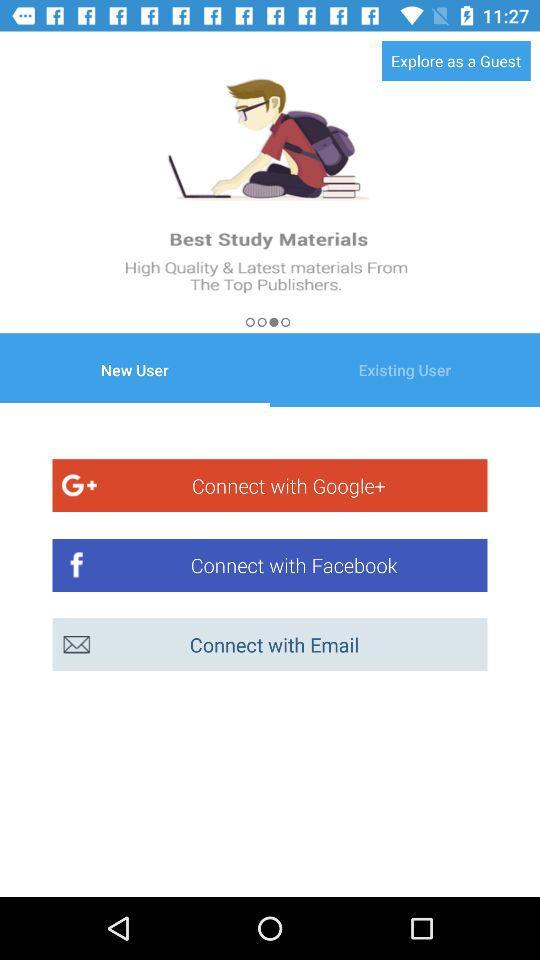  Describe the element at coordinates (456, 59) in the screenshot. I see `explore as a item` at that location.